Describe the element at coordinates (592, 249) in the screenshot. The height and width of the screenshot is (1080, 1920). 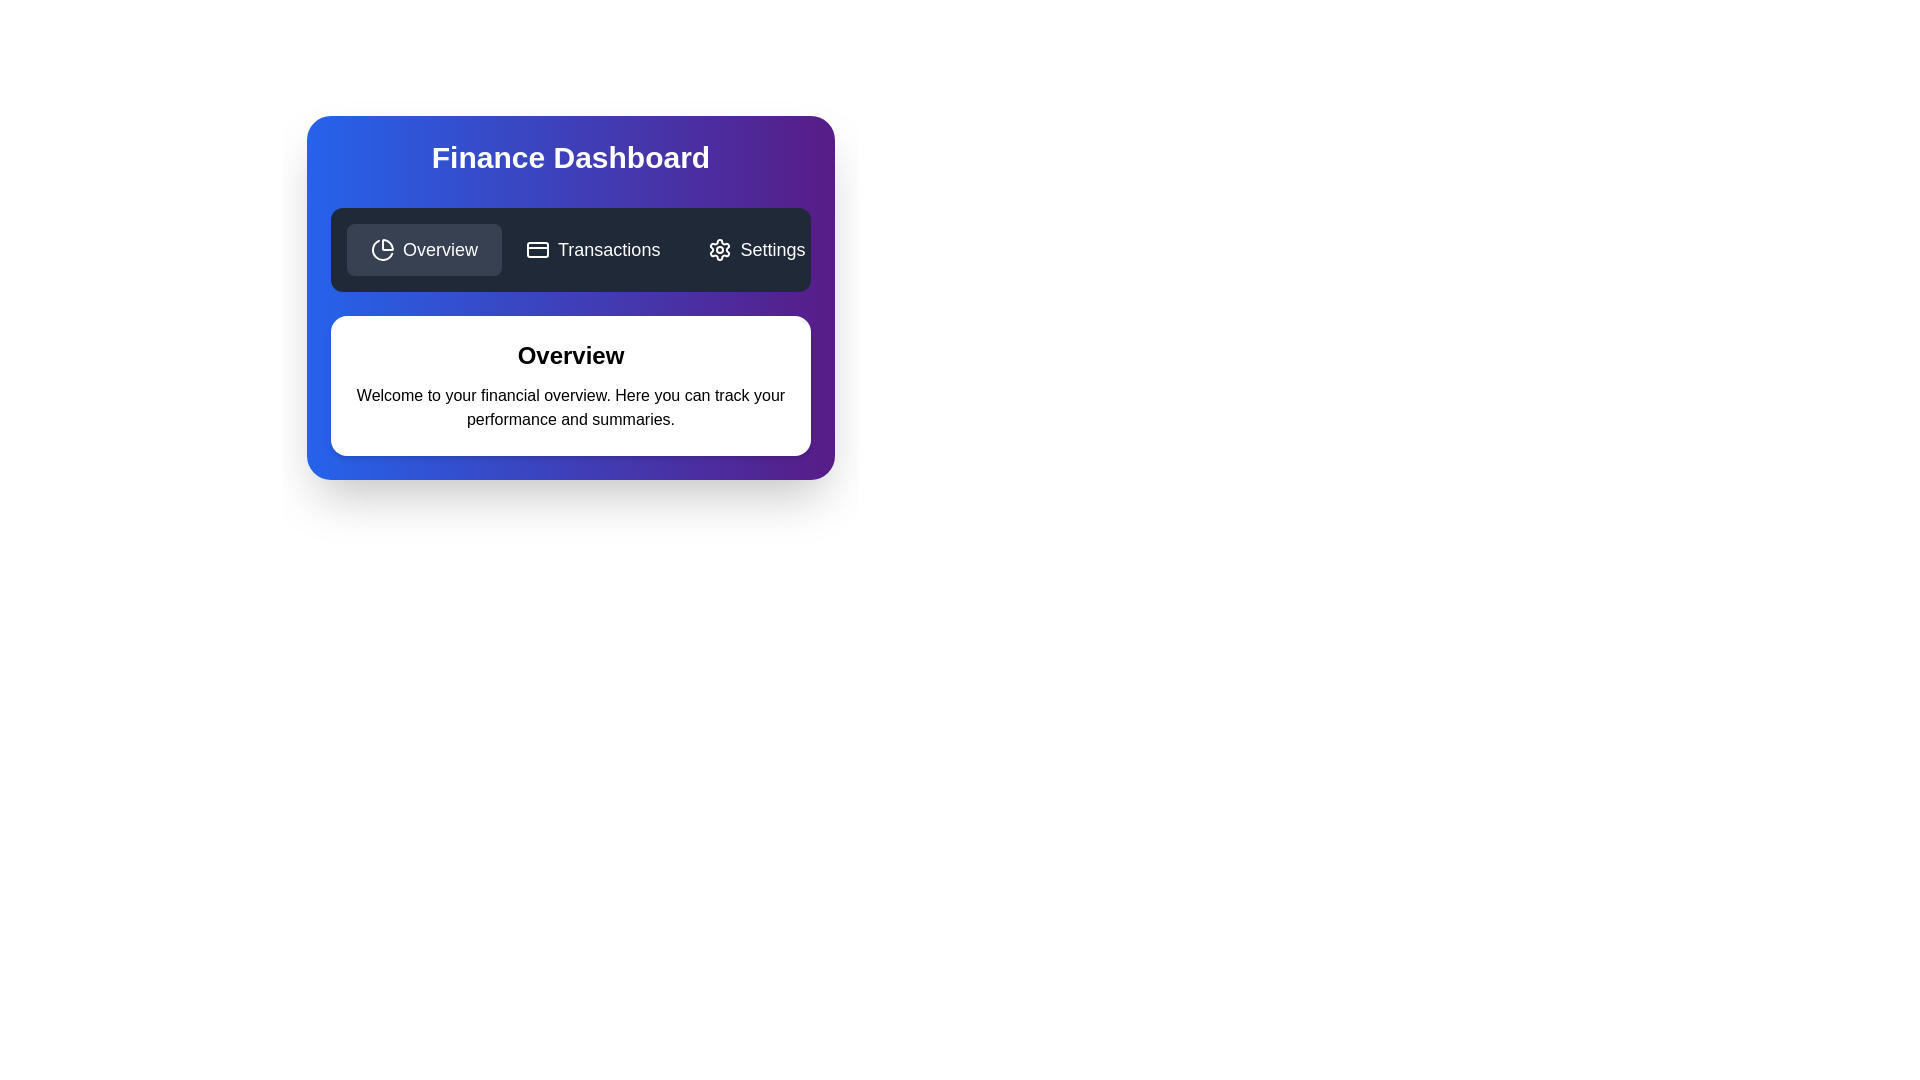
I see `the navigation button for 'Transactions' located at the top-center of the interface` at that location.